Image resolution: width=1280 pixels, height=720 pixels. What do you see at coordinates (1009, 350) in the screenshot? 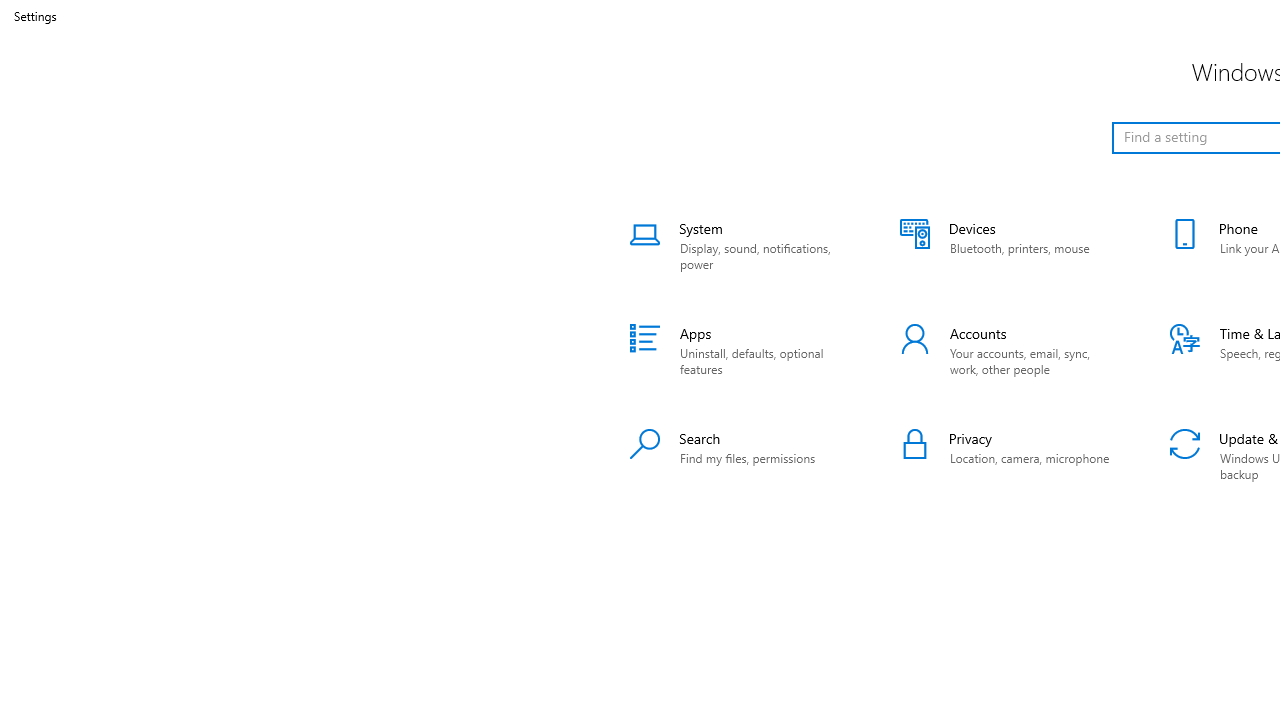
I see `'Accounts'` at bounding box center [1009, 350].